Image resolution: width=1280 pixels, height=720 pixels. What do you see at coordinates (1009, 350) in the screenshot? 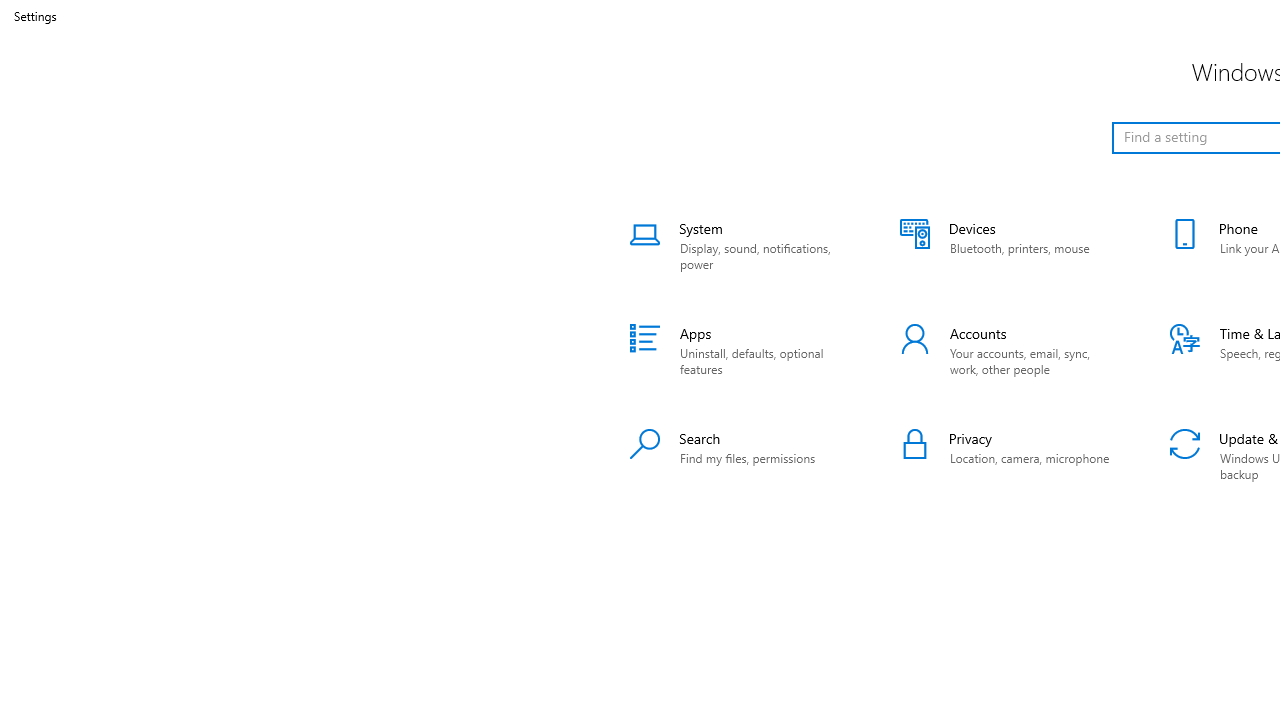
I see `'Accounts'` at bounding box center [1009, 350].